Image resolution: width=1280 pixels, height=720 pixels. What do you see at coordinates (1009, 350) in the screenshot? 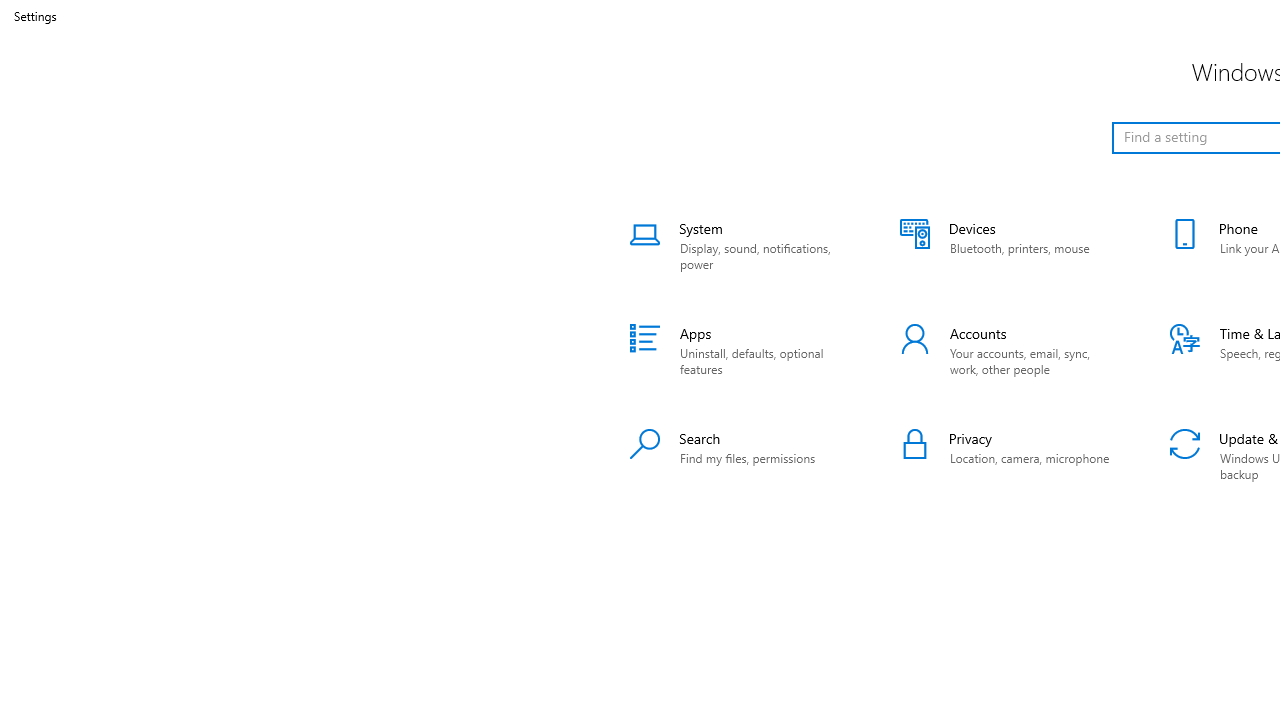
I see `'Accounts'` at bounding box center [1009, 350].